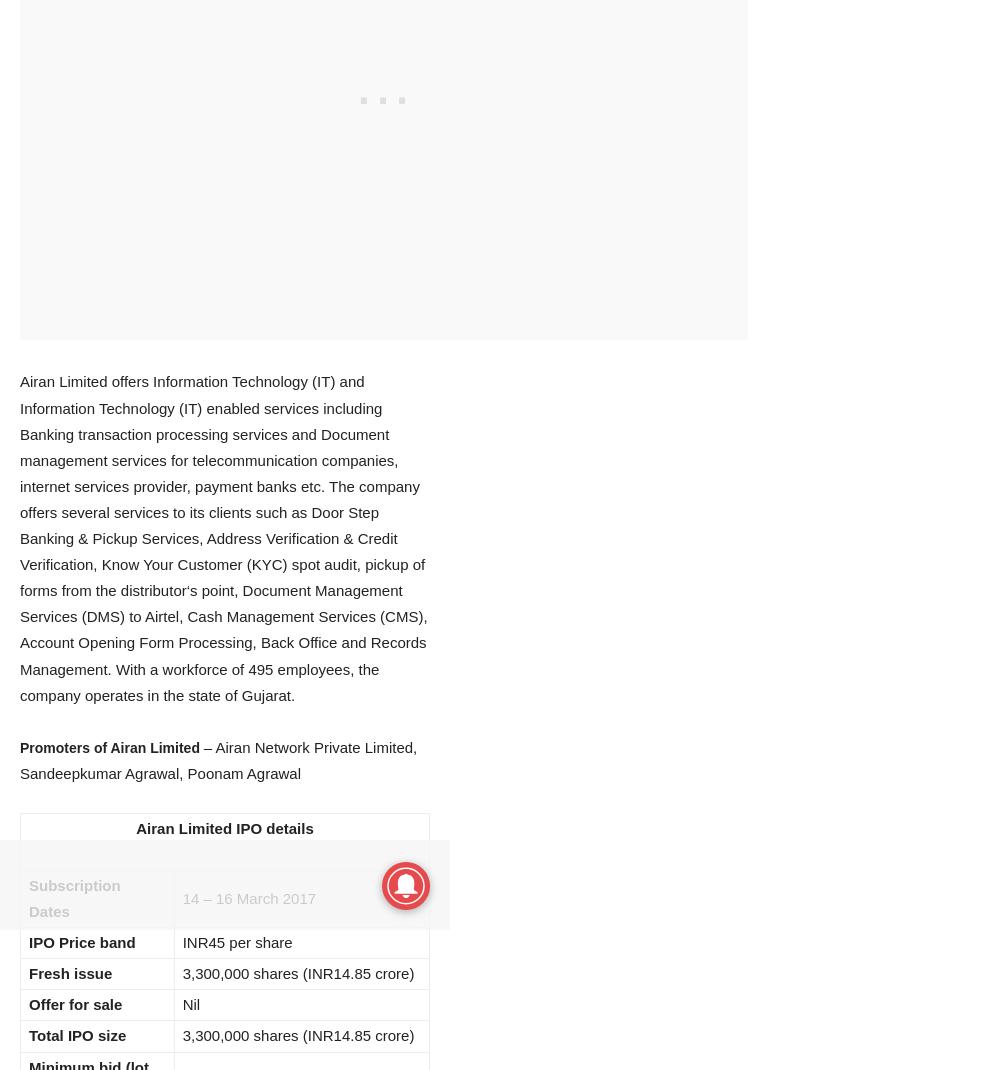 The width and height of the screenshot is (990, 1070). Describe the element at coordinates (181, 897) in the screenshot. I see `'14 – 16 March 2017'` at that location.